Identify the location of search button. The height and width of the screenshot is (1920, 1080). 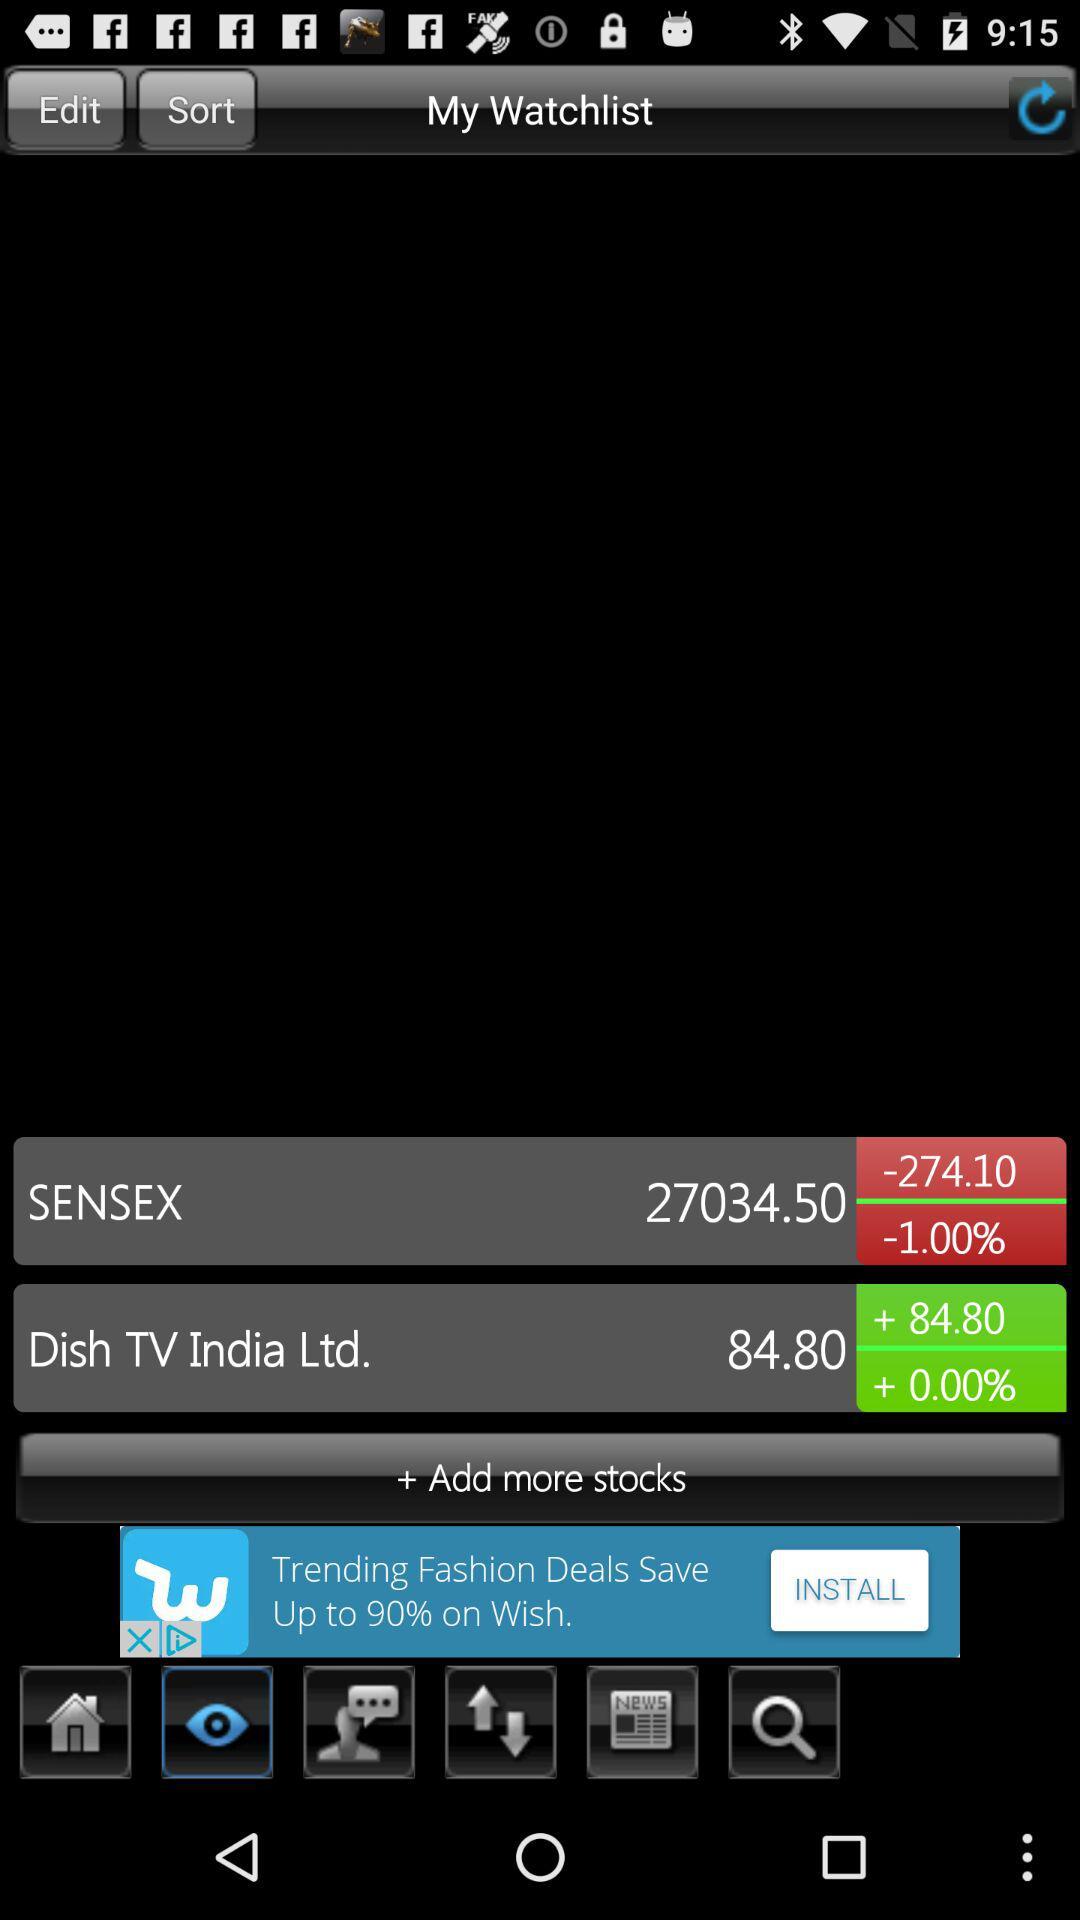
(783, 1727).